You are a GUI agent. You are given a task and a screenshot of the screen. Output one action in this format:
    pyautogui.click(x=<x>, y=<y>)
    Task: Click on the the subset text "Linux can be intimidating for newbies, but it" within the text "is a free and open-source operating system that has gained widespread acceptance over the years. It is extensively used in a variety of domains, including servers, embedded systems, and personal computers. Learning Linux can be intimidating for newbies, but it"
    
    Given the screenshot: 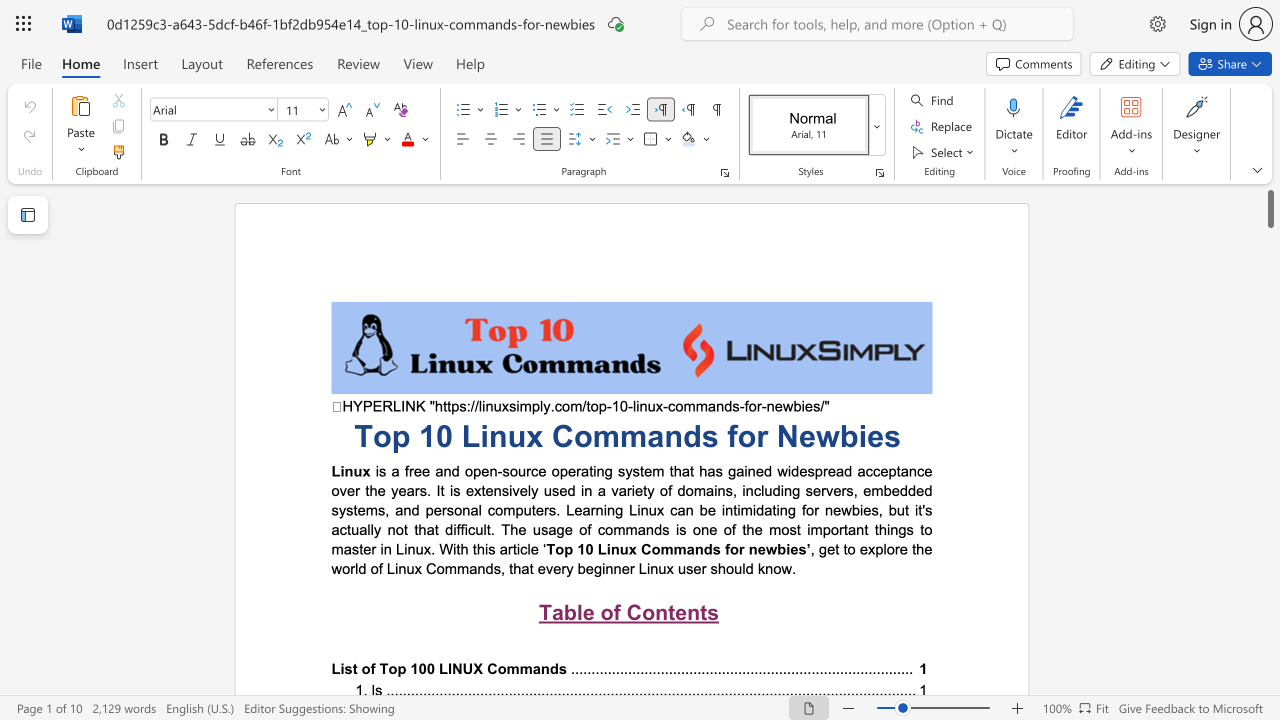 What is the action you would take?
    pyautogui.click(x=628, y=509)
    